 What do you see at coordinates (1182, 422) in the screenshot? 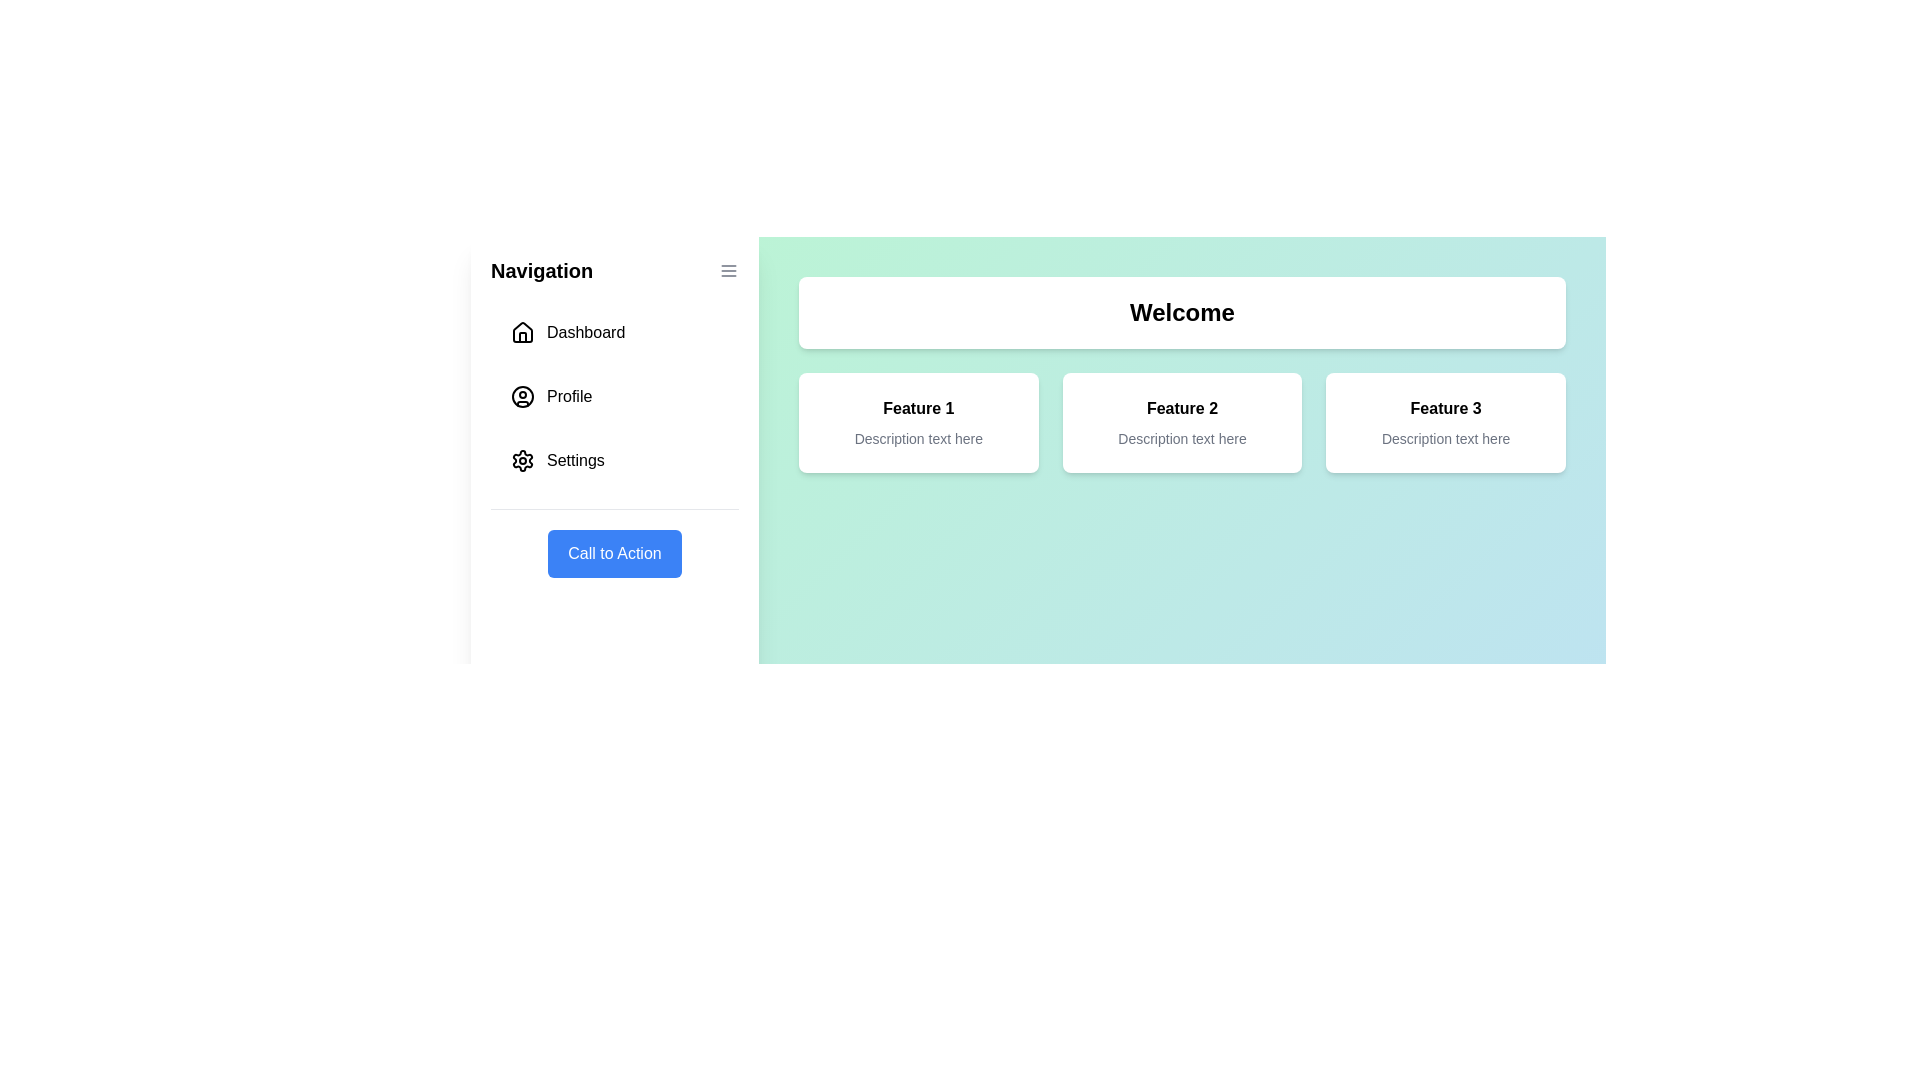
I see `the feature card labeled Feature 2` at bounding box center [1182, 422].